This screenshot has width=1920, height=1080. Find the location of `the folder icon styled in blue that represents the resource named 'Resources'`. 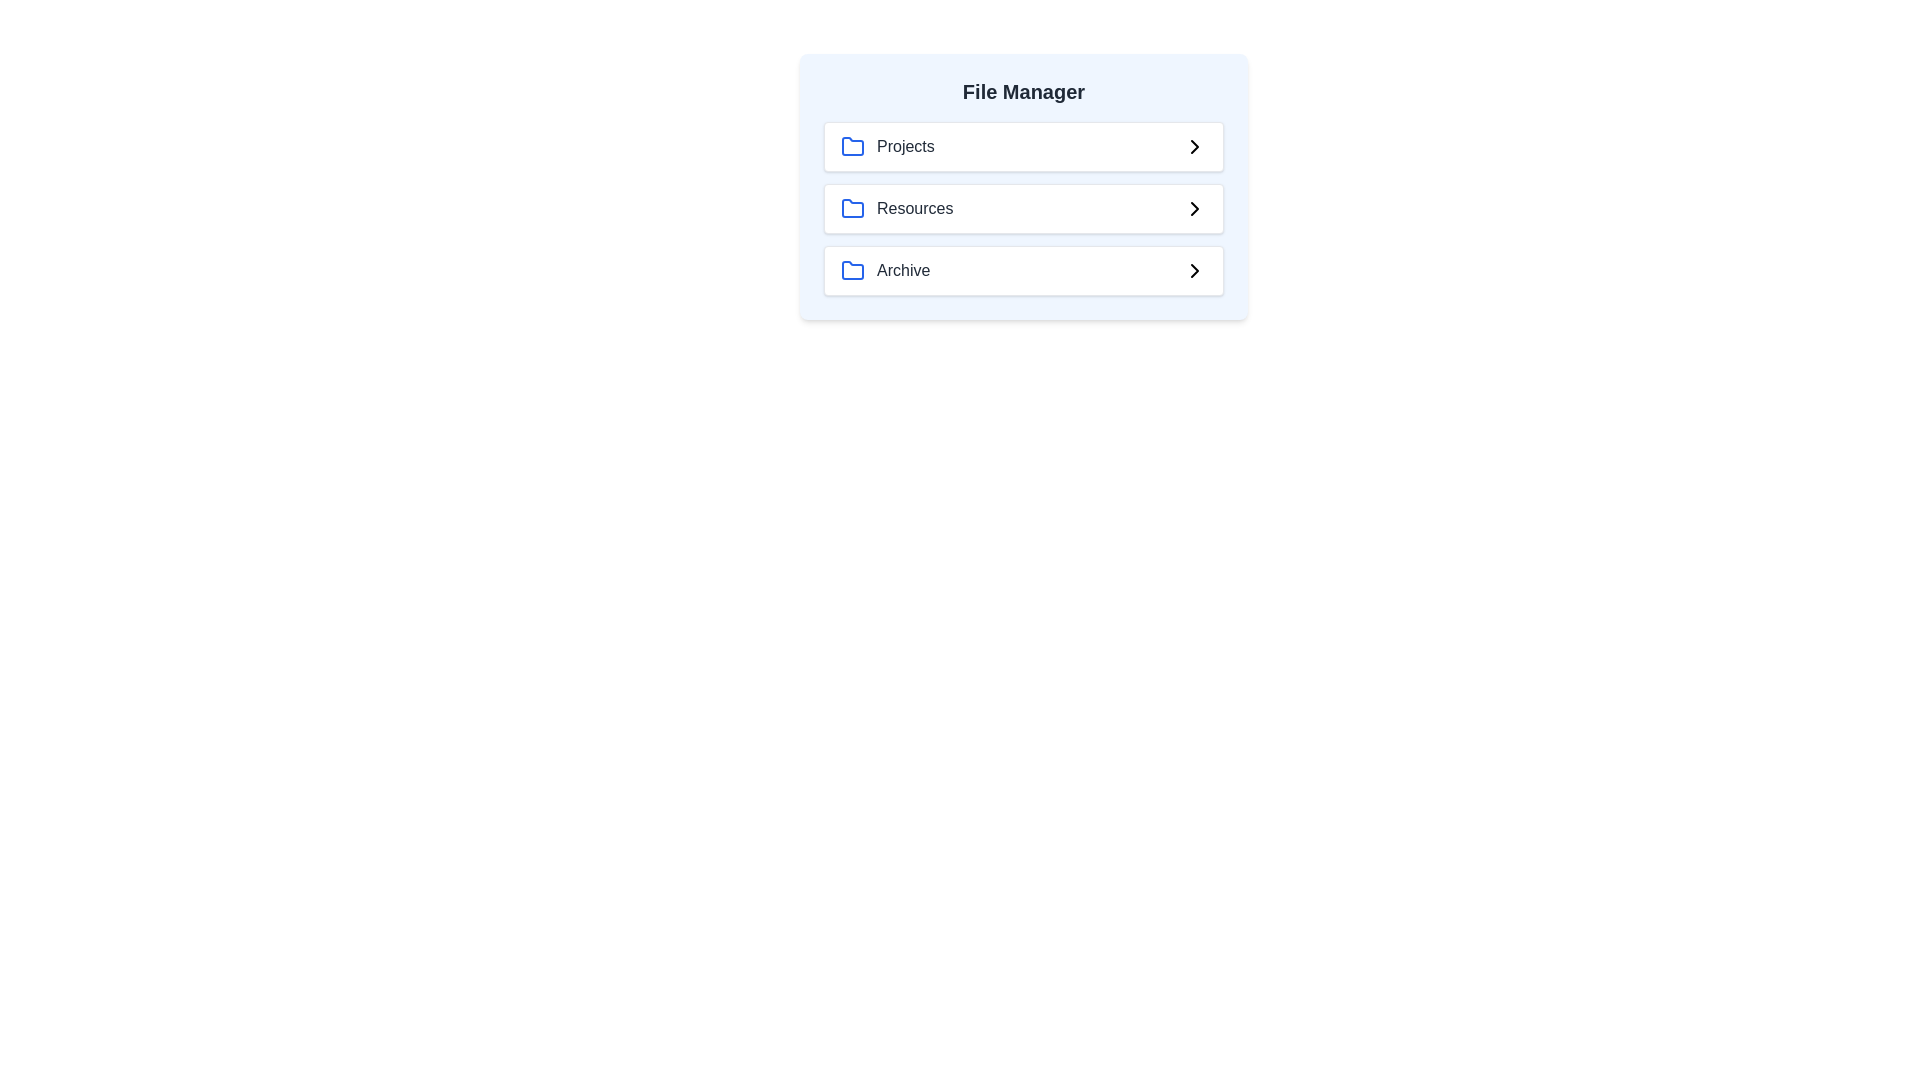

the folder icon styled in blue that represents the resource named 'Resources' is located at coordinates (853, 208).